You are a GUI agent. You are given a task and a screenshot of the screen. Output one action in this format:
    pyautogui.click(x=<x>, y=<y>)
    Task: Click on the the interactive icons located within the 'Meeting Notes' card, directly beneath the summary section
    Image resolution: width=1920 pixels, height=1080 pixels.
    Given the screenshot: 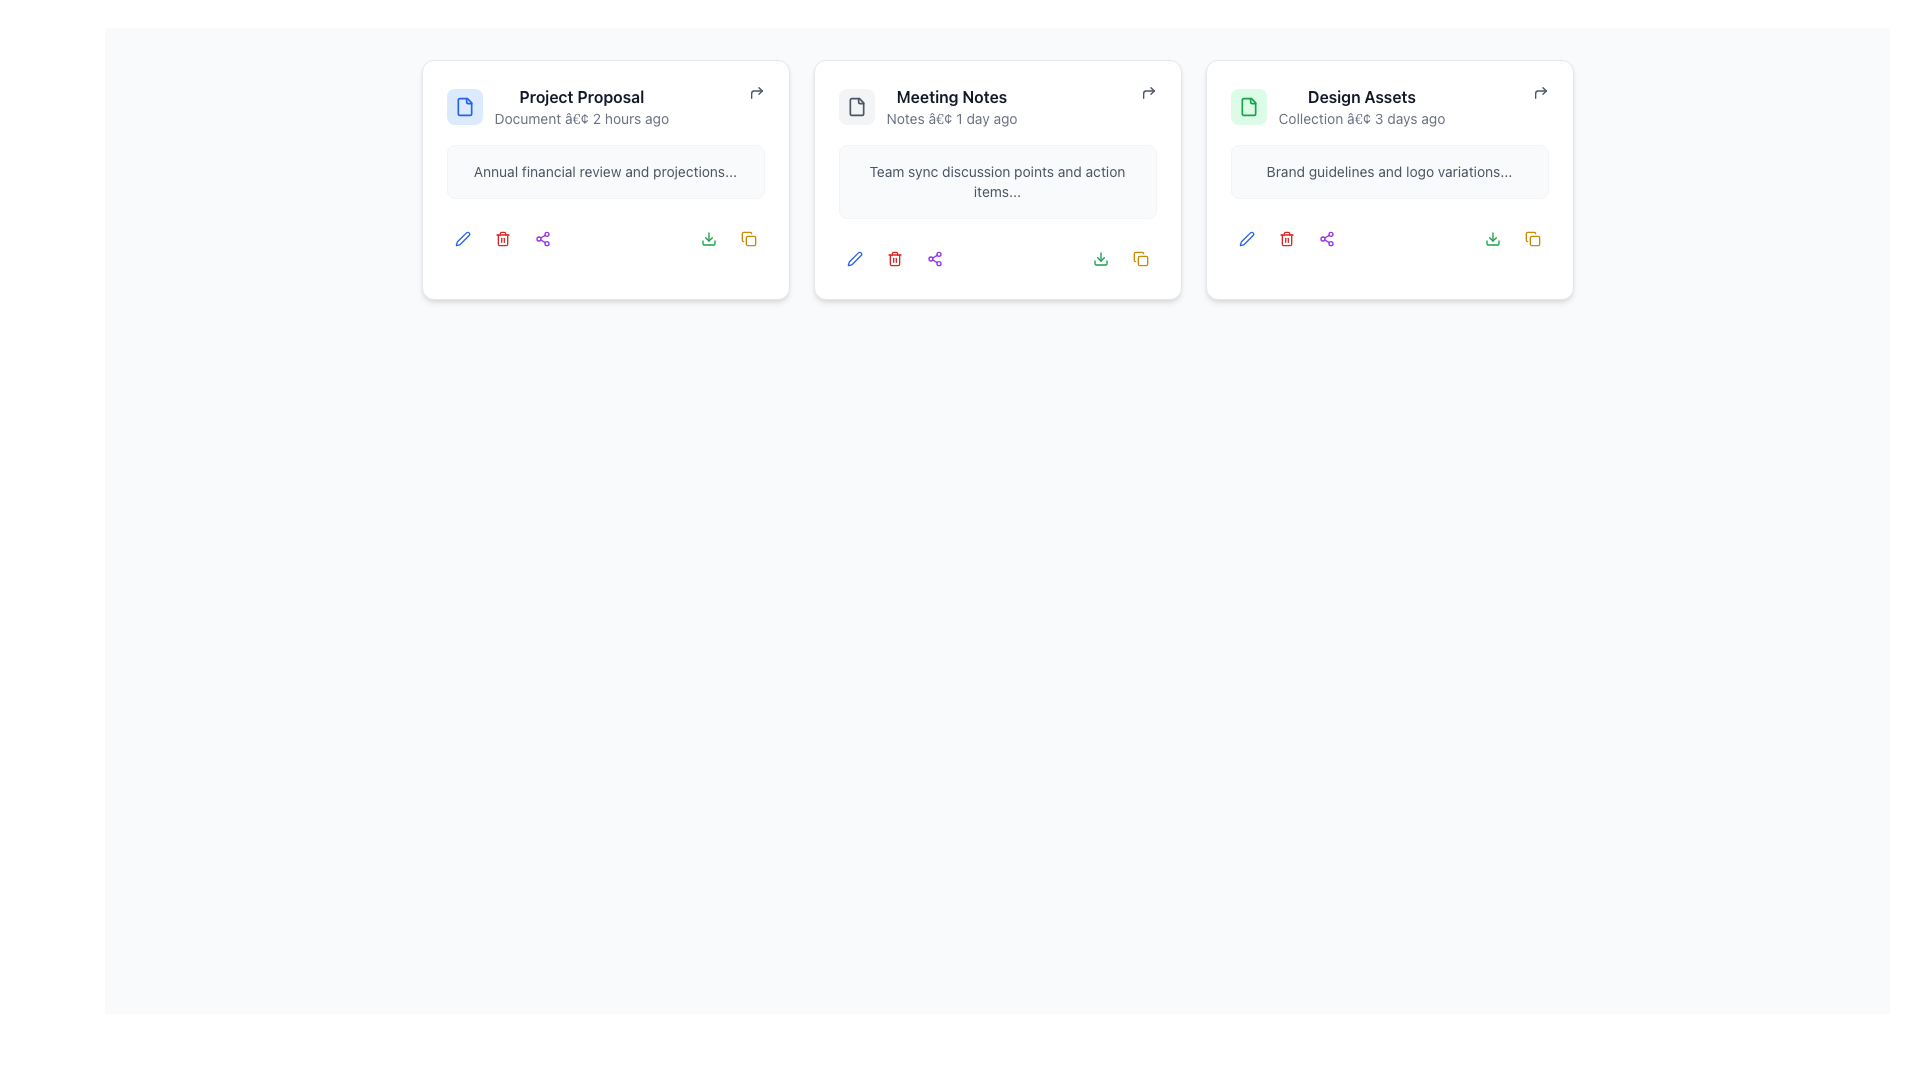 What is the action you would take?
    pyautogui.click(x=997, y=253)
    